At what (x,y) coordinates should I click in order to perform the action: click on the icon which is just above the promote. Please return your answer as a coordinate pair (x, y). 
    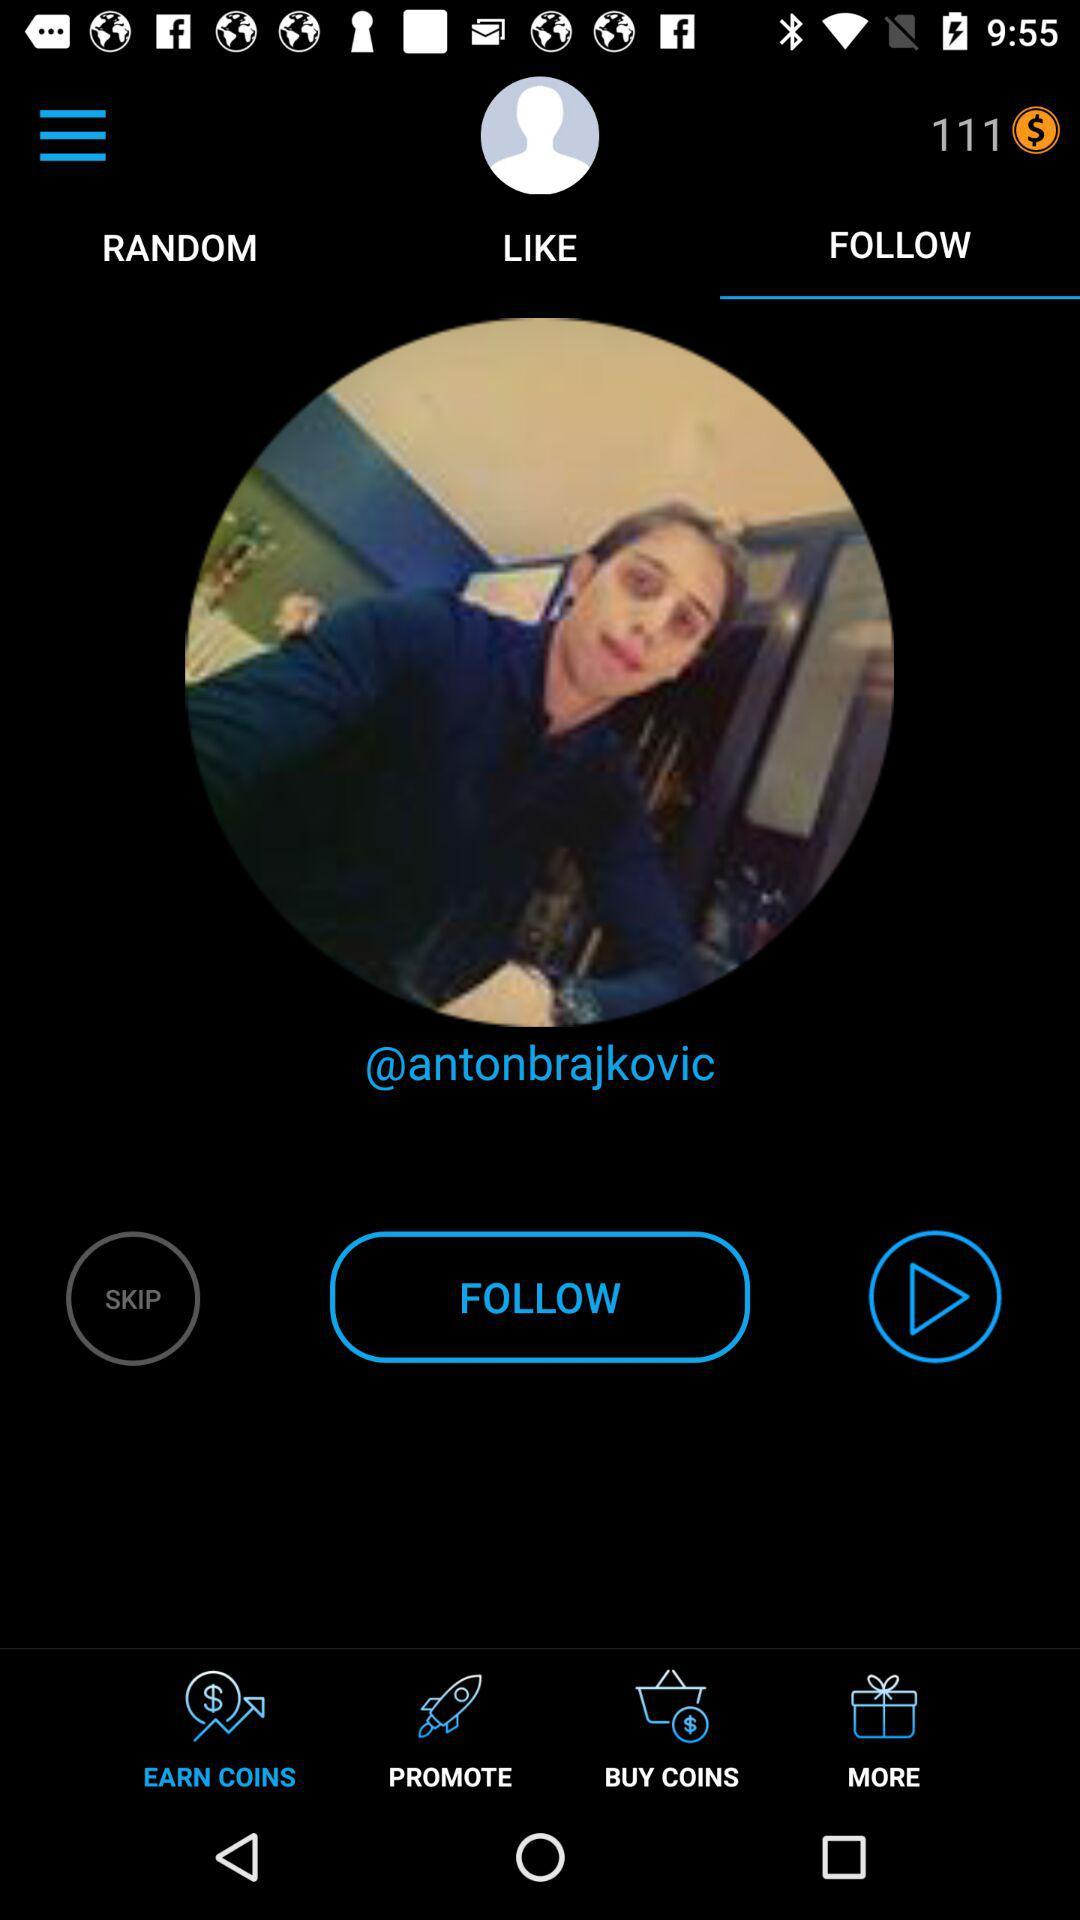
    Looking at the image, I should click on (450, 1705).